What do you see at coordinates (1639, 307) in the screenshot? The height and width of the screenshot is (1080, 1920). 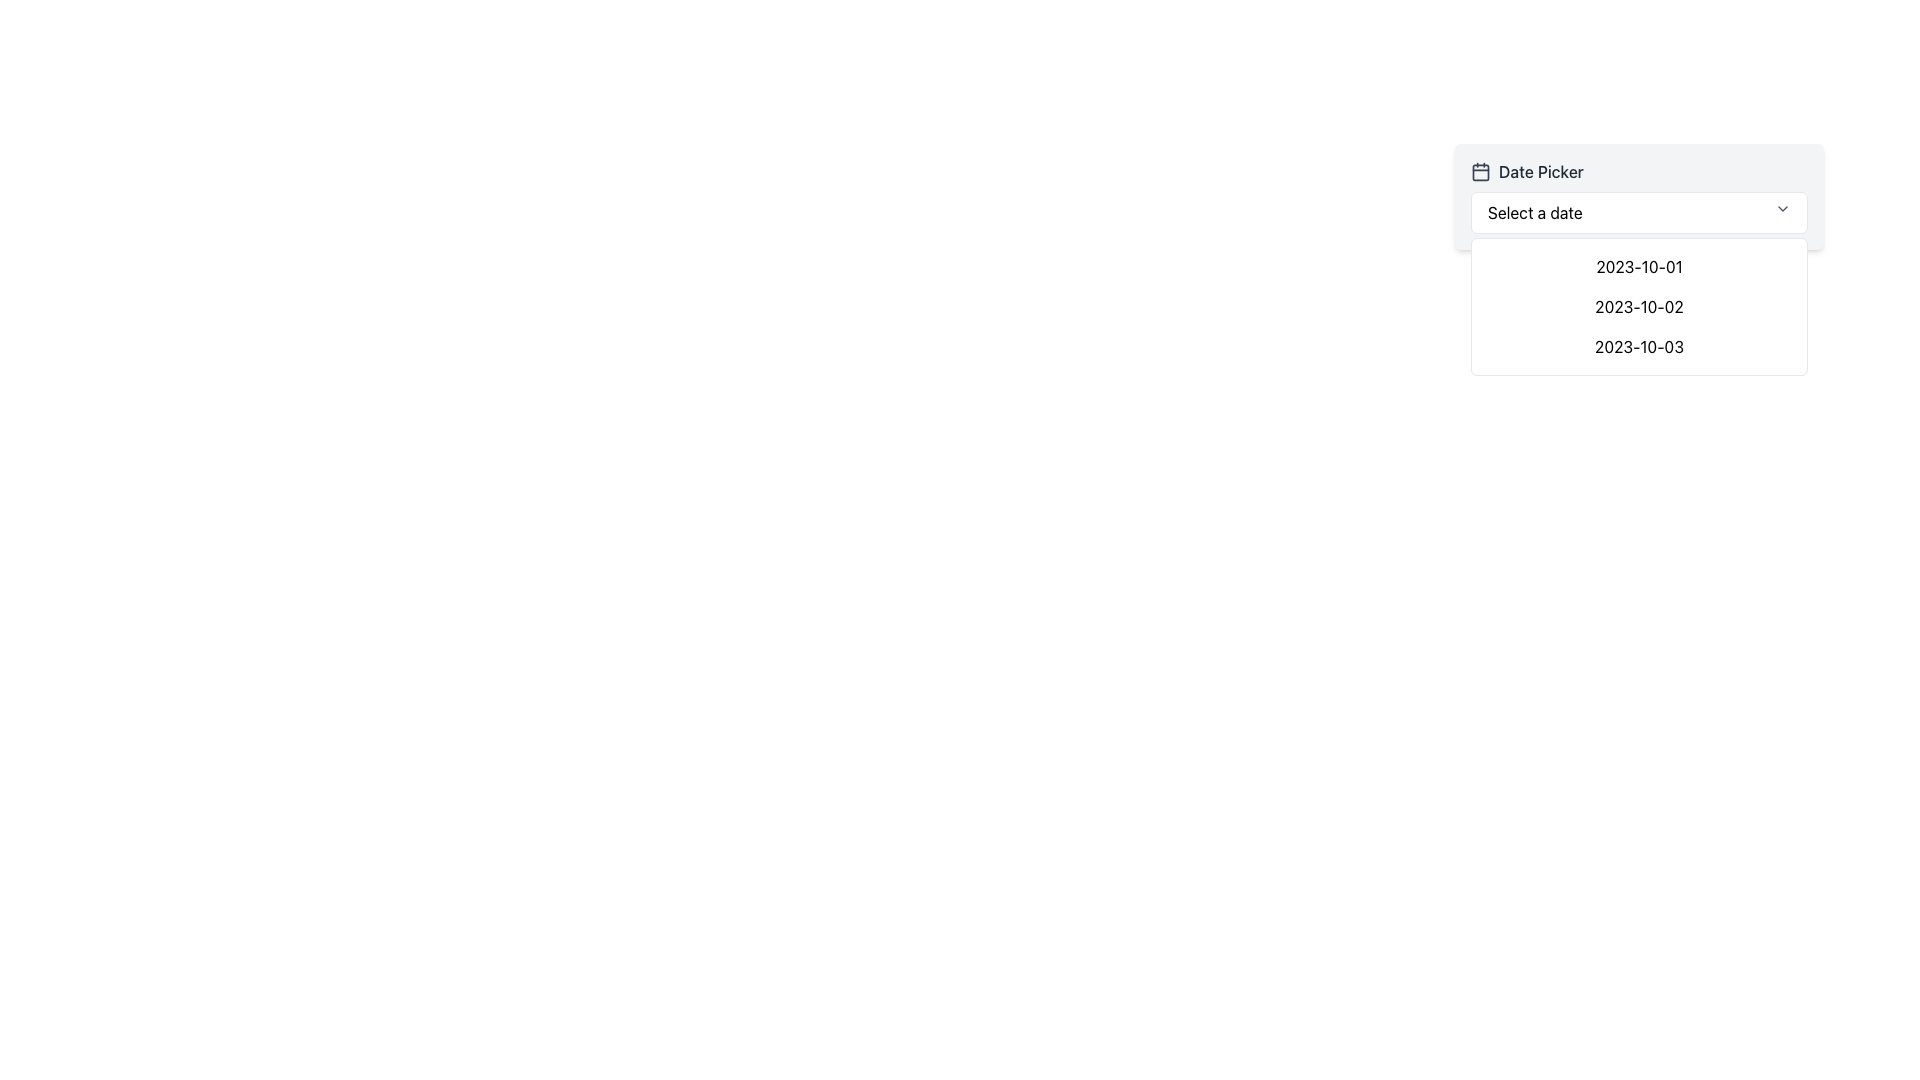 I see `the items in the dropdown menu located beneath the 'Date Picker' header and labeled 'Select a date'` at bounding box center [1639, 307].